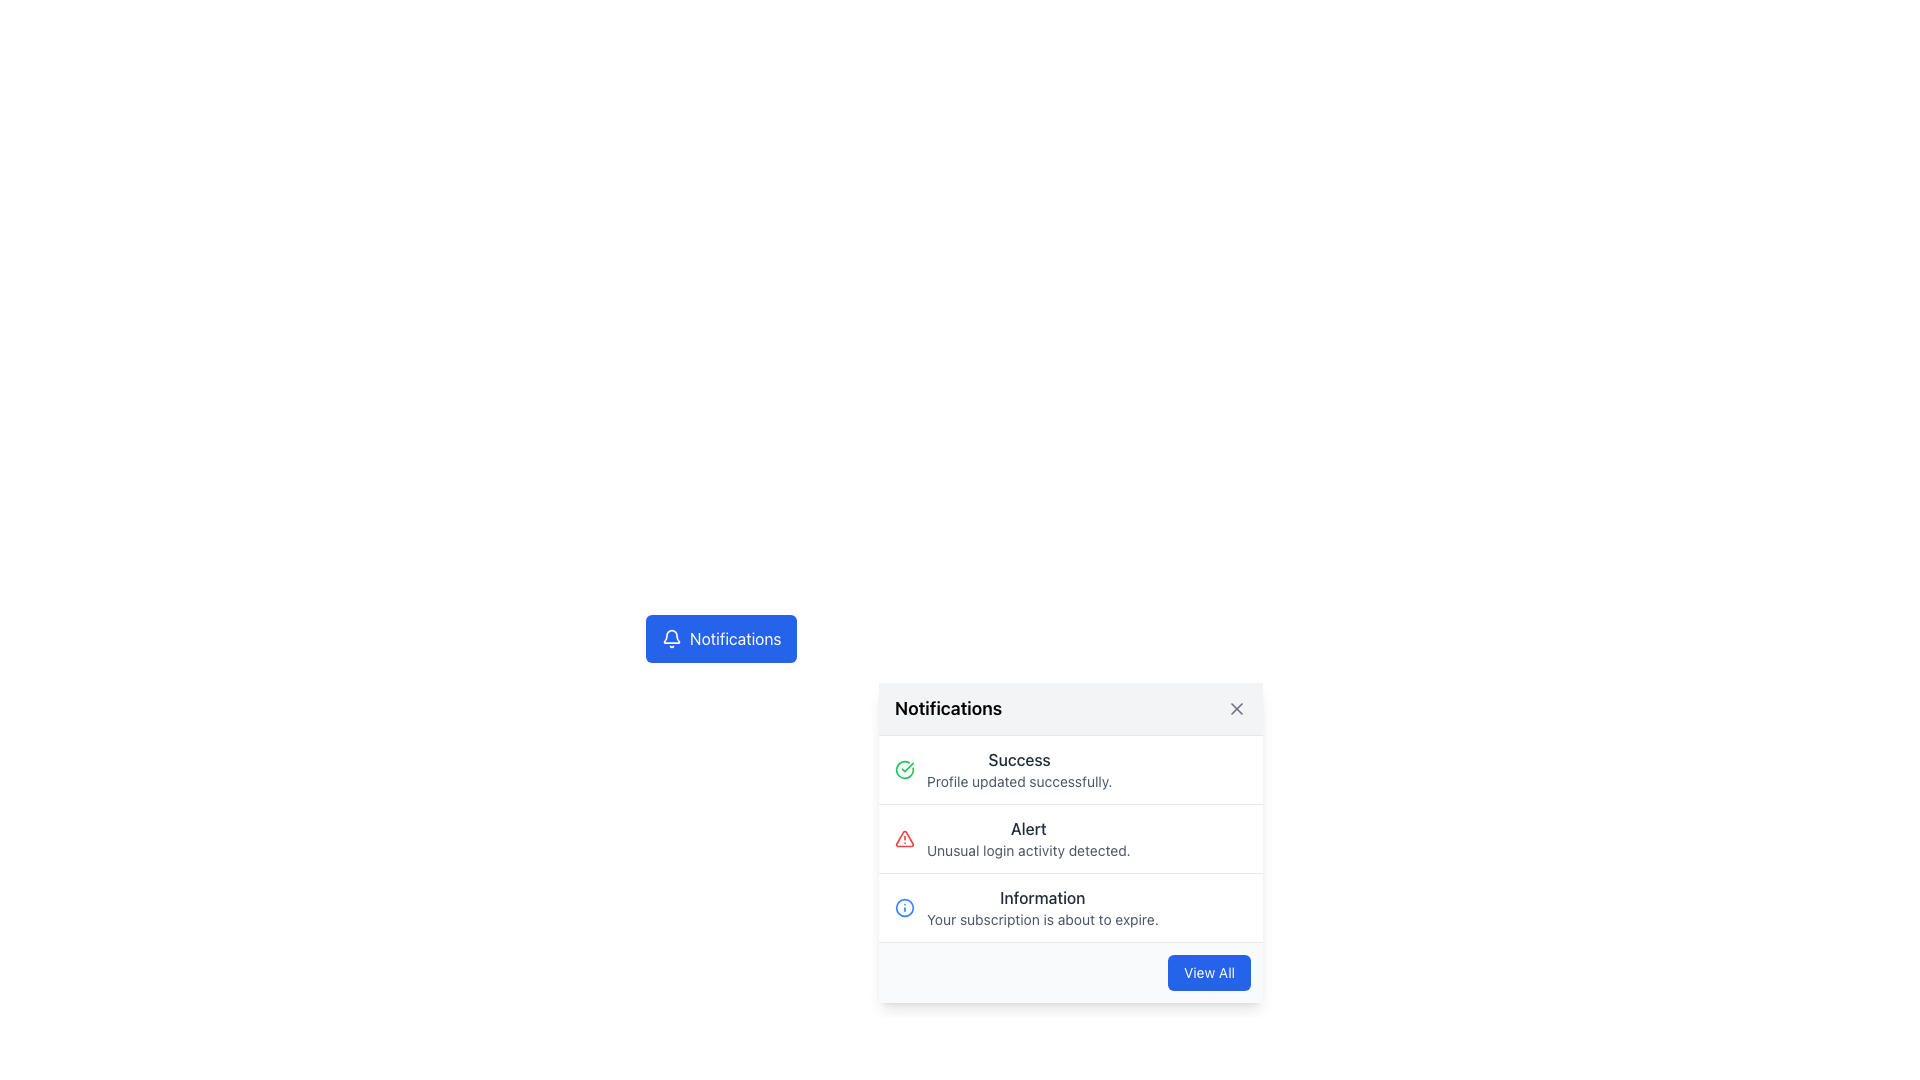 Image resolution: width=1920 pixels, height=1080 pixels. What do you see at coordinates (1041, 920) in the screenshot?
I see `the text snippet that reads 'Your subscription is about to expire.' located in the notification block below the 'Information' heading` at bounding box center [1041, 920].